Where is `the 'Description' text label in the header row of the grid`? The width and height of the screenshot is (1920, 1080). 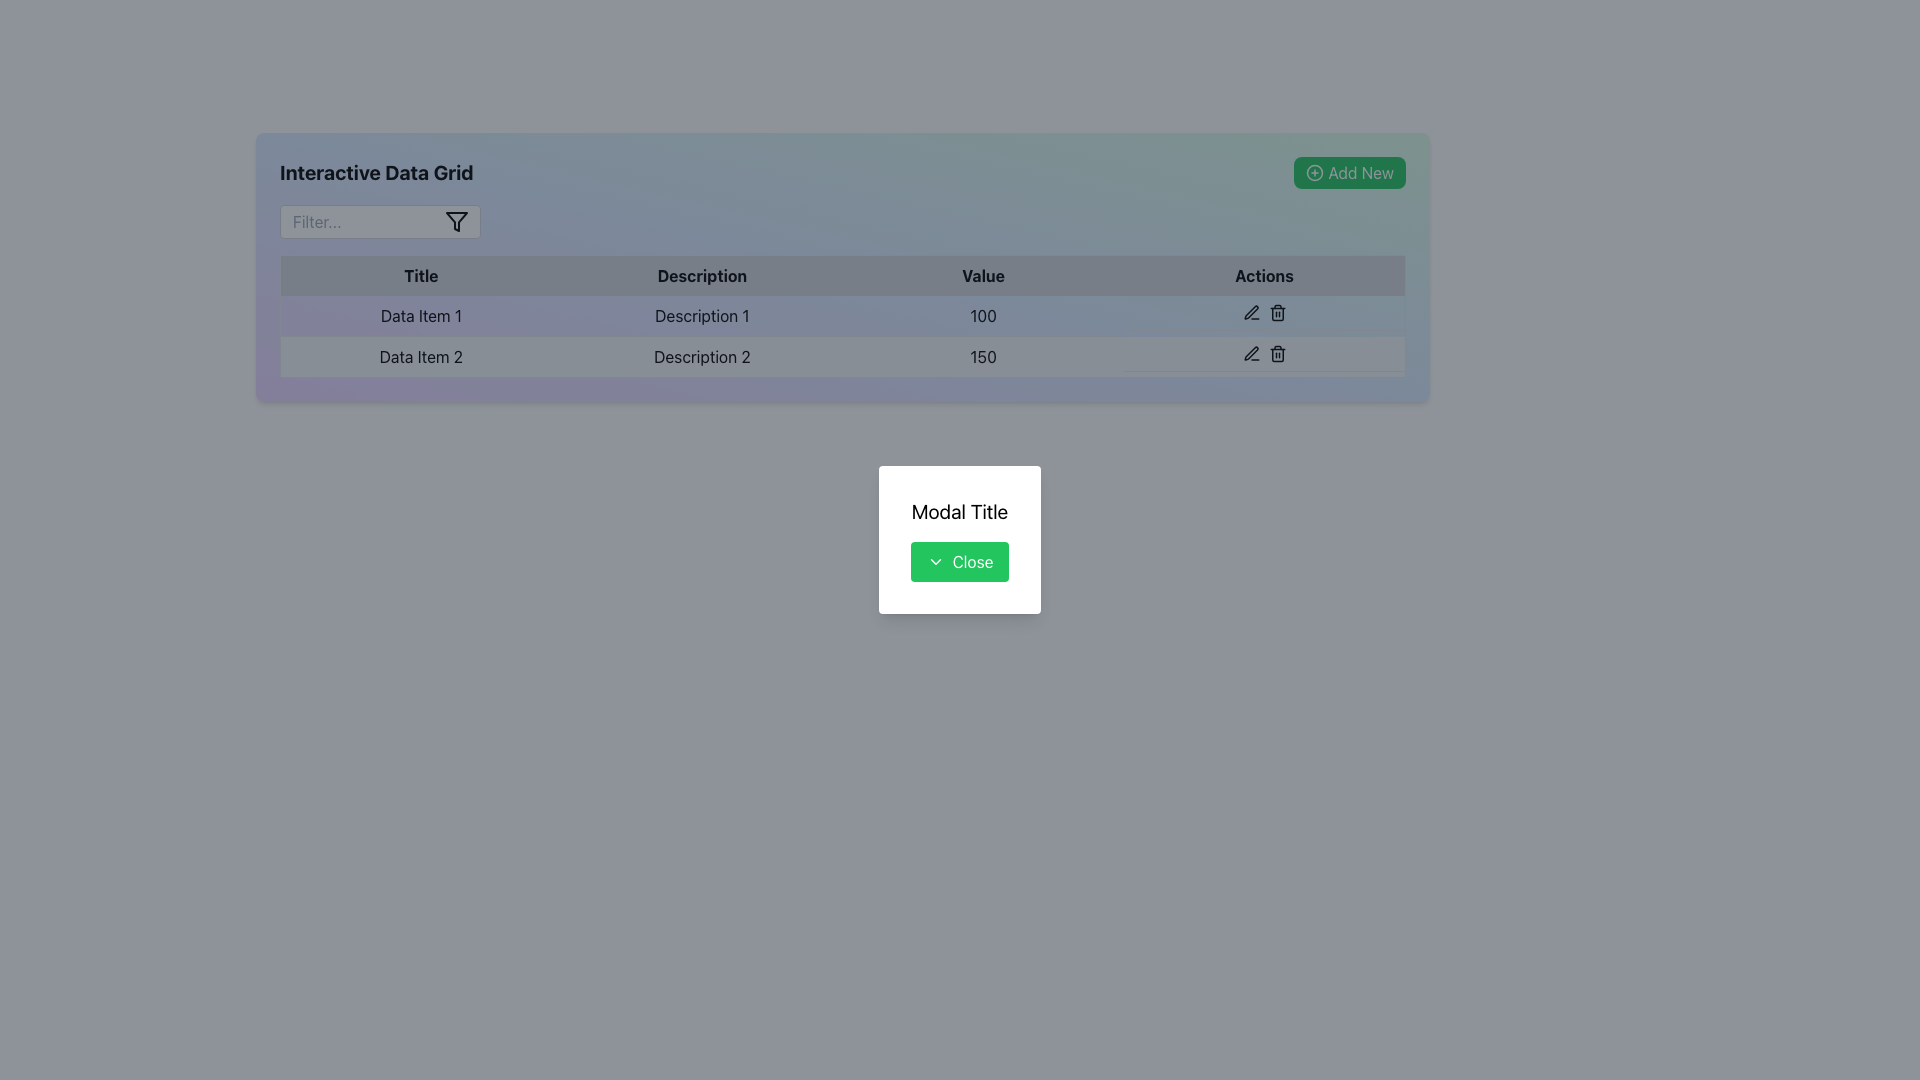
the 'Description' text label in the header row of the grid is located at coordinates (420, 275).